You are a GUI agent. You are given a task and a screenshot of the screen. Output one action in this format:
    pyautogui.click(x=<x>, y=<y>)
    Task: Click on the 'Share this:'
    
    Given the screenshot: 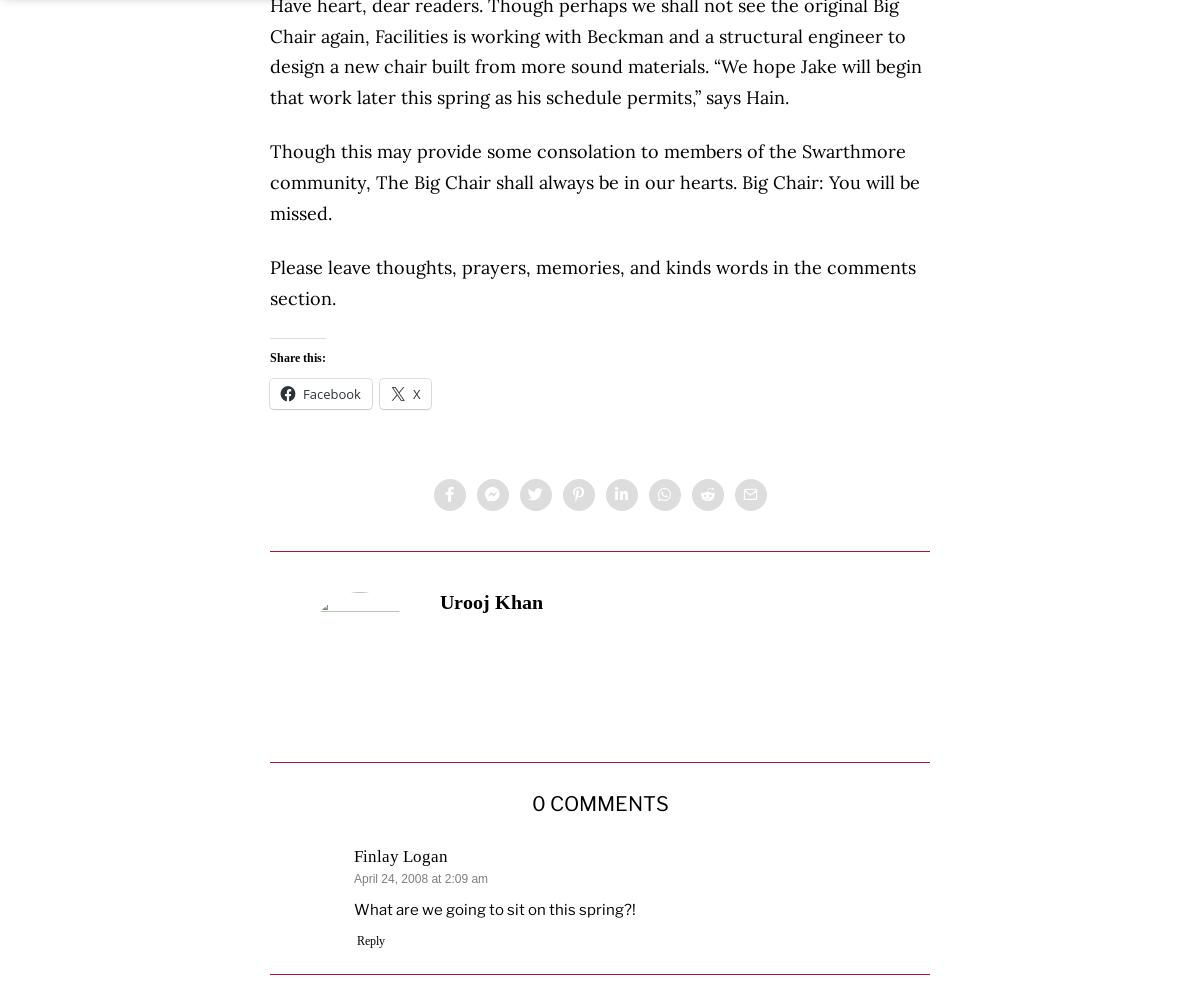 What is the action you would take?
    pyautogui.click(x=296, y=356)
    